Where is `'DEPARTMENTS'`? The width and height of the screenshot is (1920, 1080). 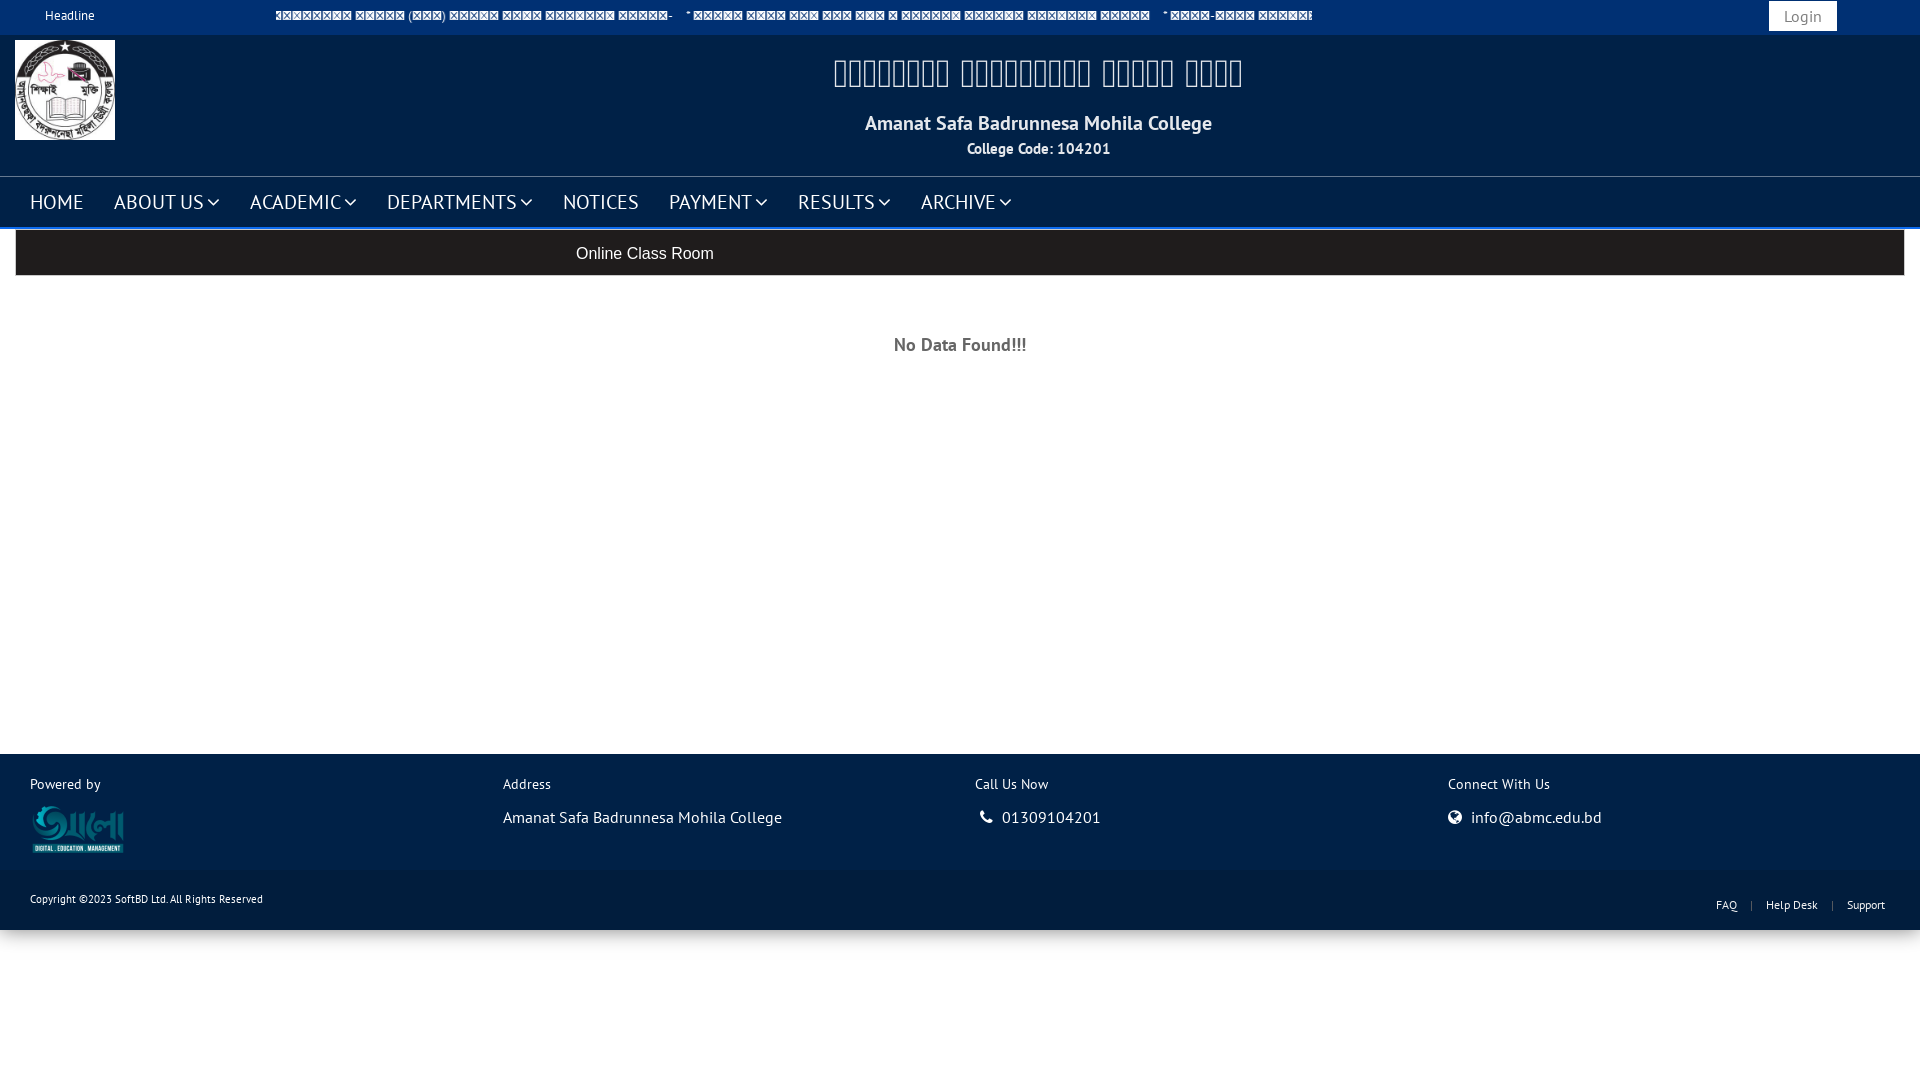 'DEPARTMENTS' is located at coordinates (459, 200).